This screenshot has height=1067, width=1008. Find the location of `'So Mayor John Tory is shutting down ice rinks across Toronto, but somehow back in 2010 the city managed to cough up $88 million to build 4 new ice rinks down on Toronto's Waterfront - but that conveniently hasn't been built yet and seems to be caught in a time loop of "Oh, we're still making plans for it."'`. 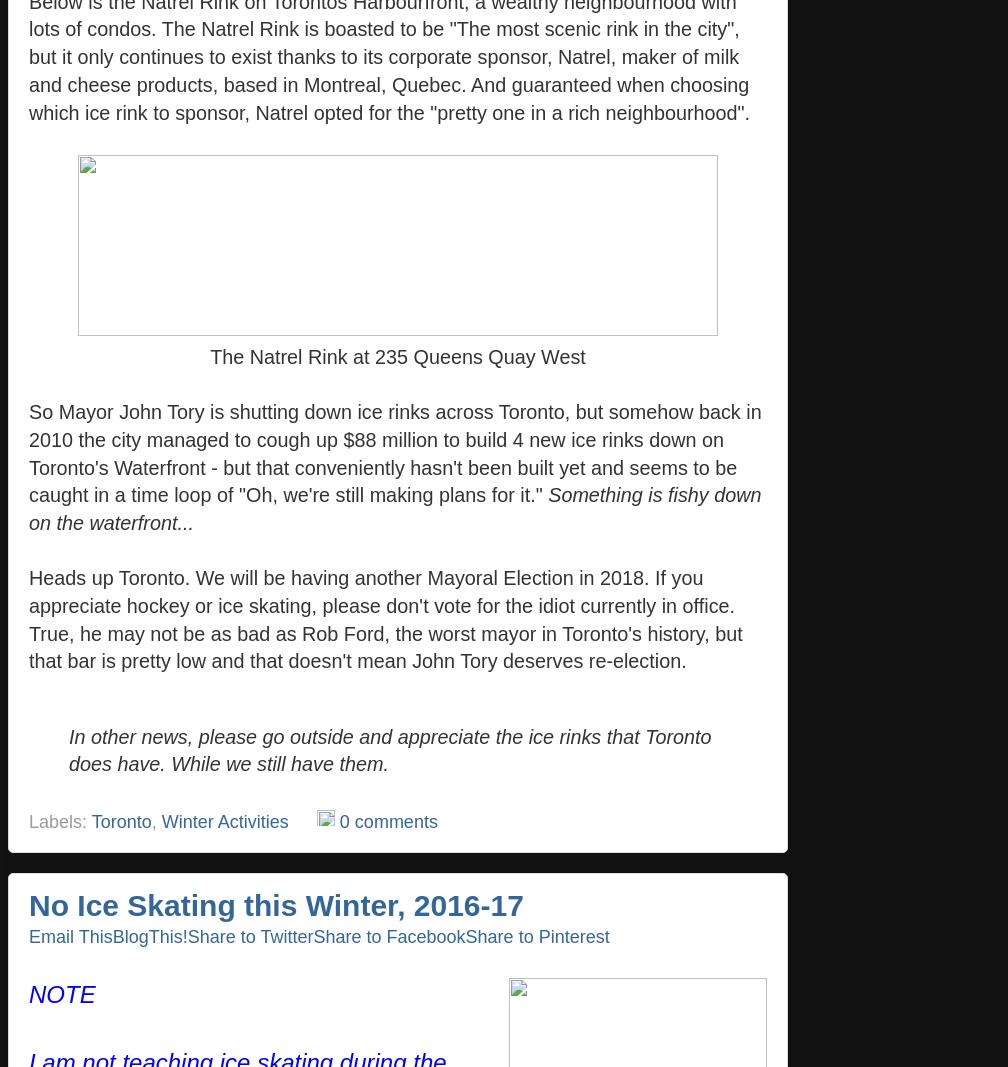

'So Mayor John Tory is shutting down ice rinks across Toronto, but somehow back in 2010 the city managed to cough up $88 million to build 4 new ice rinks down on Toronto's Waterfront - but that conveniently hasn't been built yet and seems to be caught in a time loop of "Oh, we're still making plans for it."' is located at coordinates (395, 452).